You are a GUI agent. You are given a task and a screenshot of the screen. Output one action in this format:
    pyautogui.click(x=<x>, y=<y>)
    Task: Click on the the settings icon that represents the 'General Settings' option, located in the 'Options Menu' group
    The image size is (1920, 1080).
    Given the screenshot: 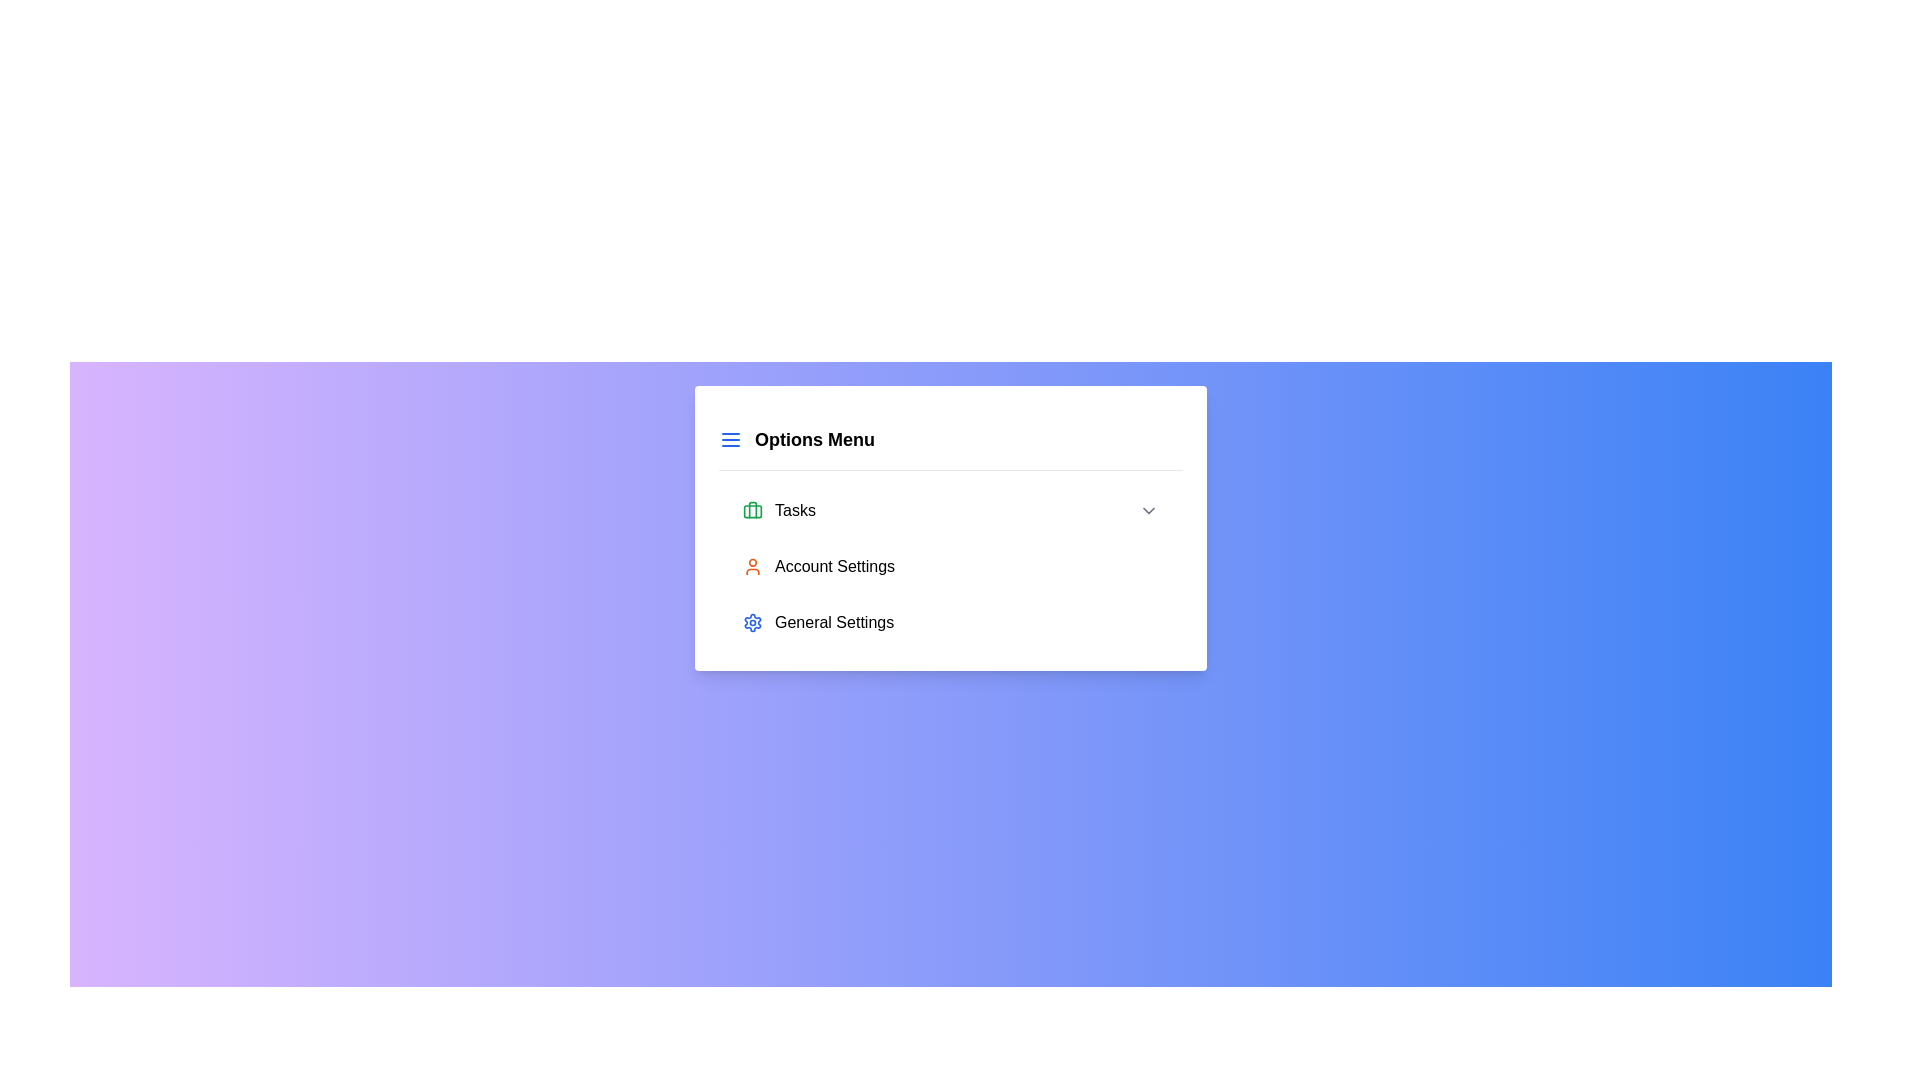 What is the action you would take?
    pyautogui.click(x=752, y=622)
    